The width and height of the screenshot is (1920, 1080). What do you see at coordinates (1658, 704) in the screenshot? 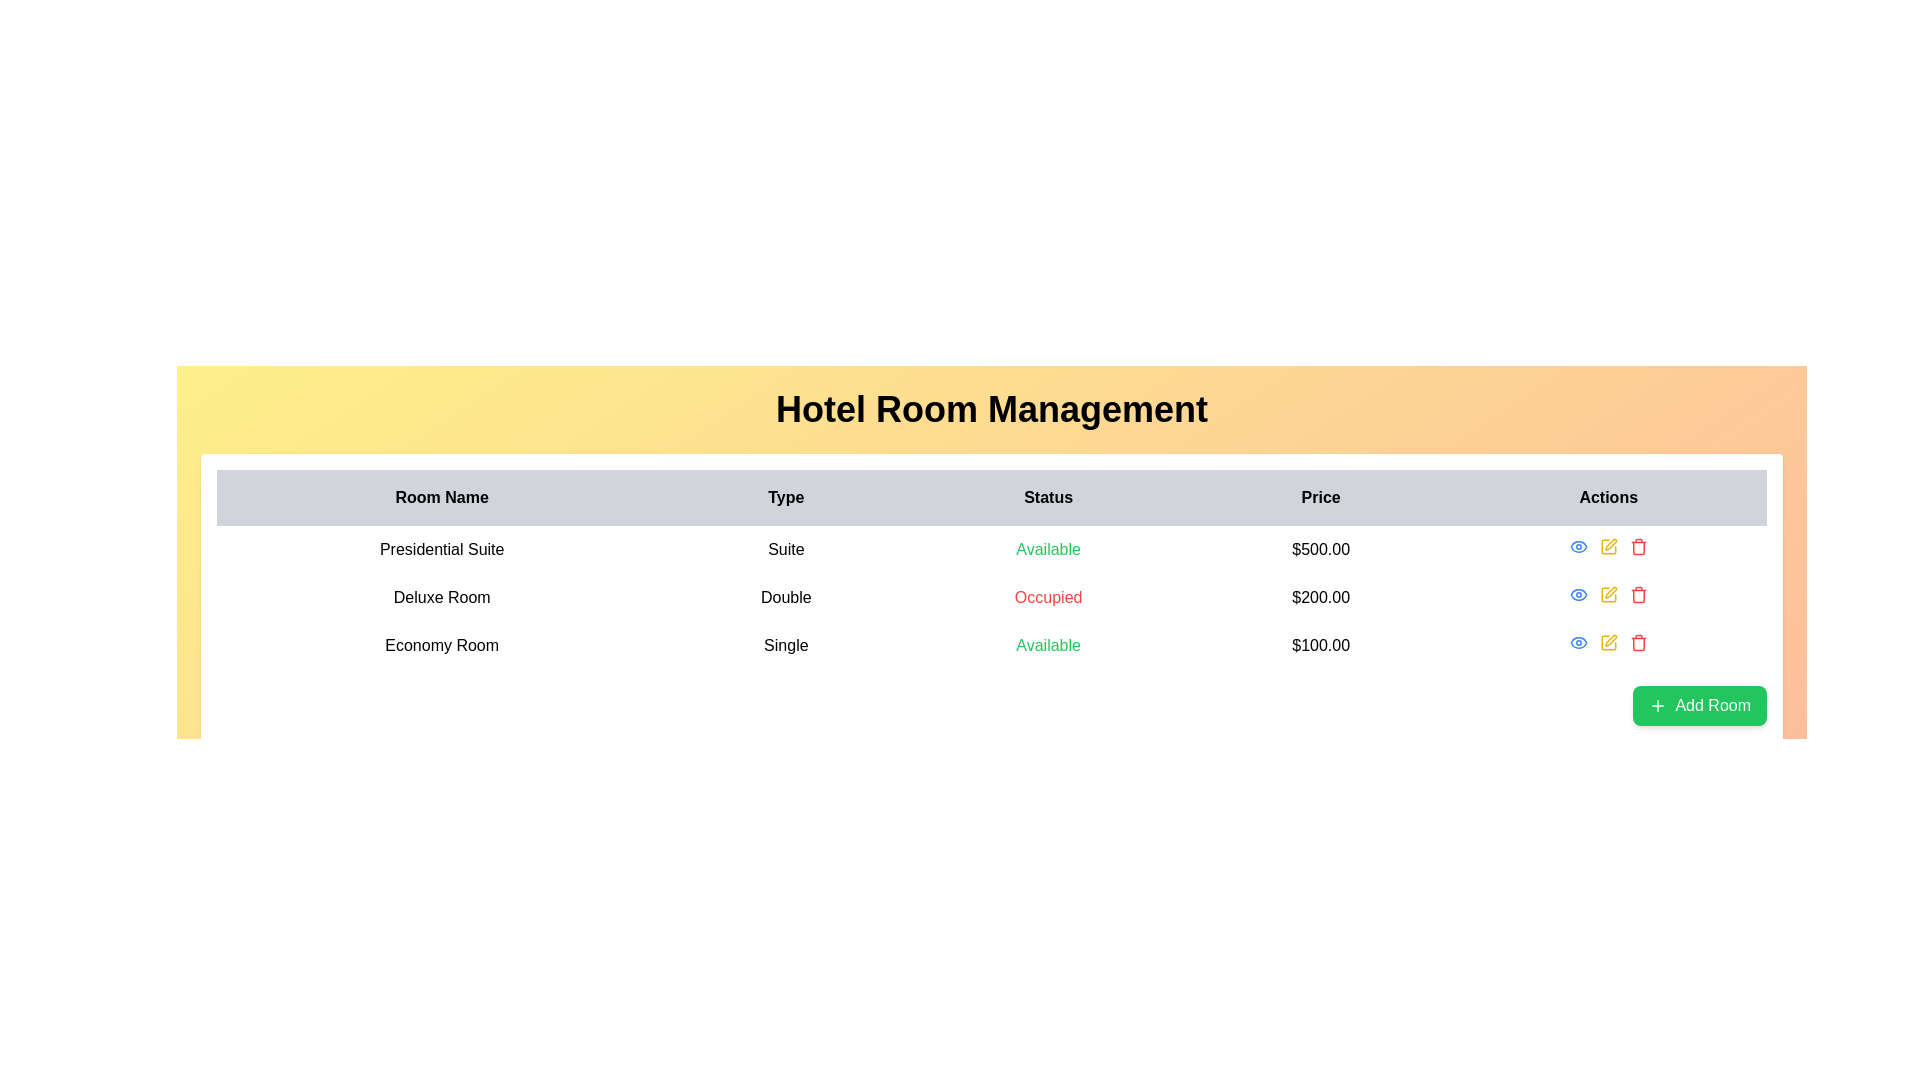
I see `the green plus icon that is part of the 'Add Room' button, located to the left of the text 'Add Room'` at bounding box center [1658, 704].